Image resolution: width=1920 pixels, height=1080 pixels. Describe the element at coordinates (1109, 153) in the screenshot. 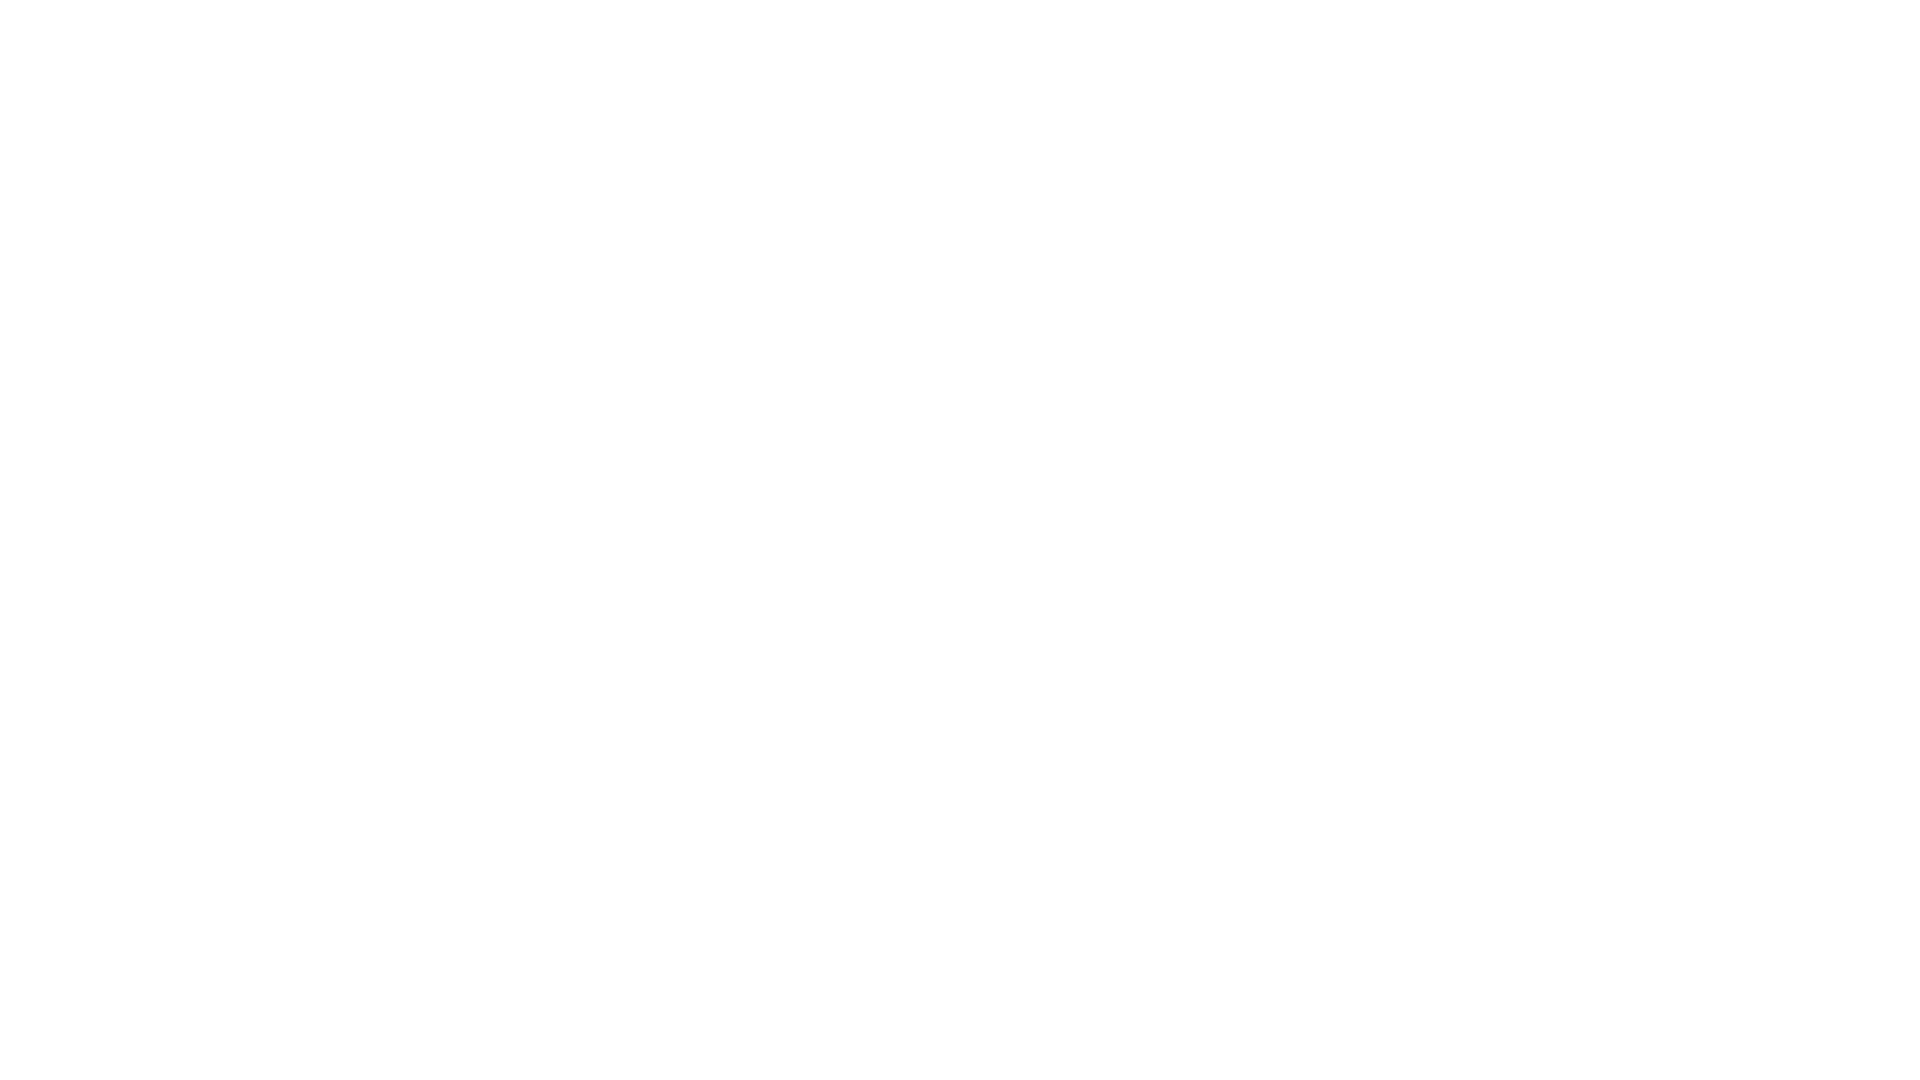

I see `INFORMATIONS COVID-19` at that location.